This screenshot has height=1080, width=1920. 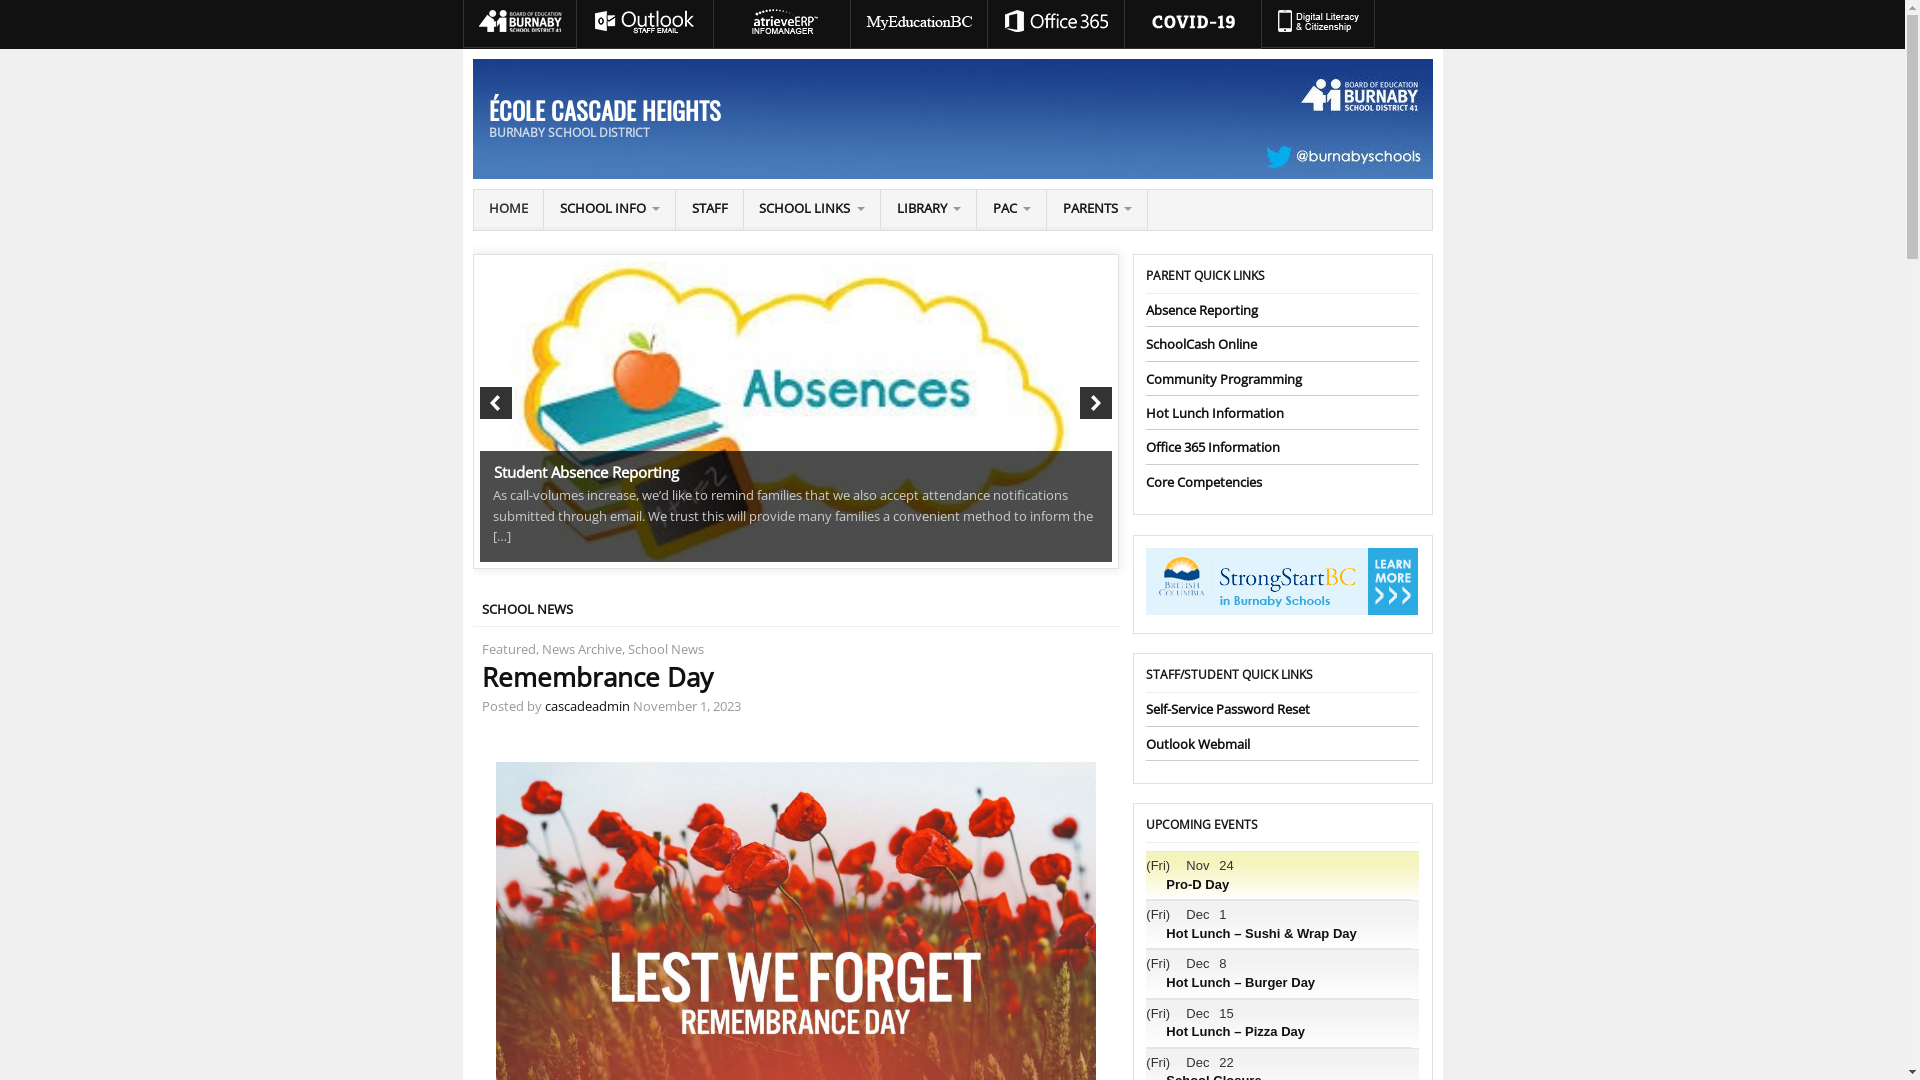 What do you see at coordinates (1200, 342) in the screenshot?
I see `'SchoolCash Online'` at bounding box center [1200, 342].